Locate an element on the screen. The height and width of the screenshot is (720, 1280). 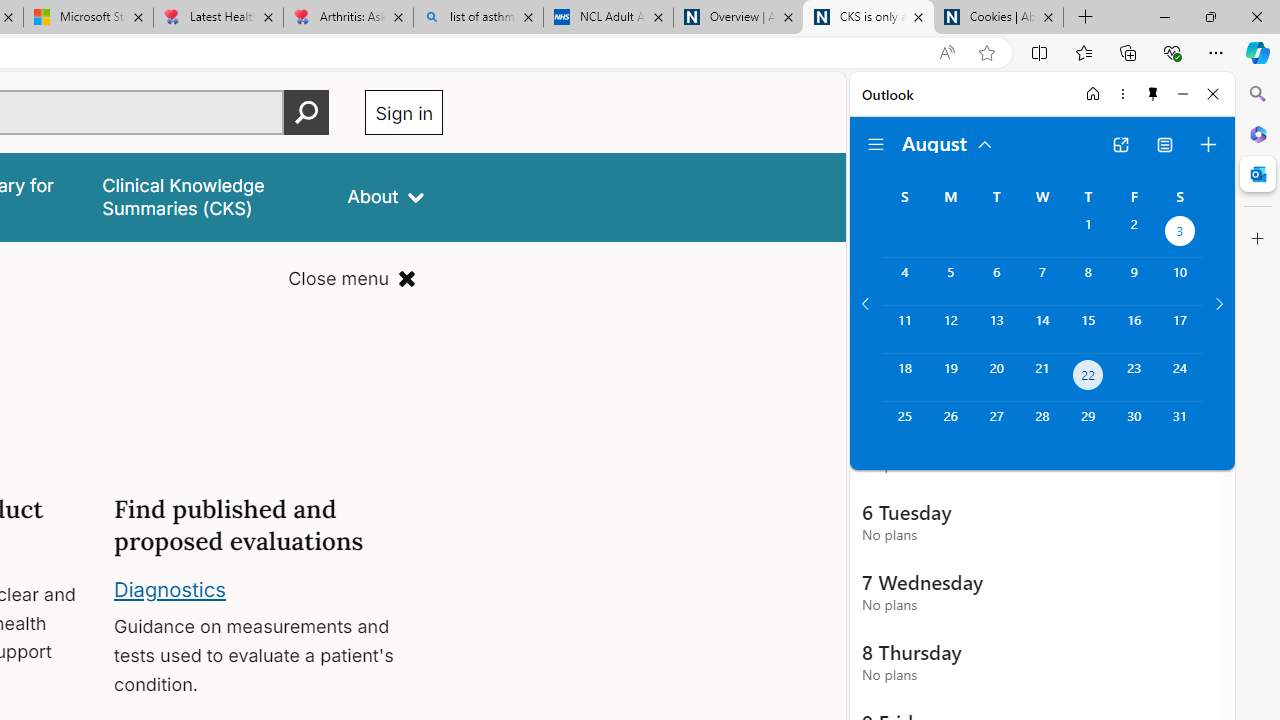
'View Switcher. Current view is Agenda view' is located at coordinates (1165, 144).